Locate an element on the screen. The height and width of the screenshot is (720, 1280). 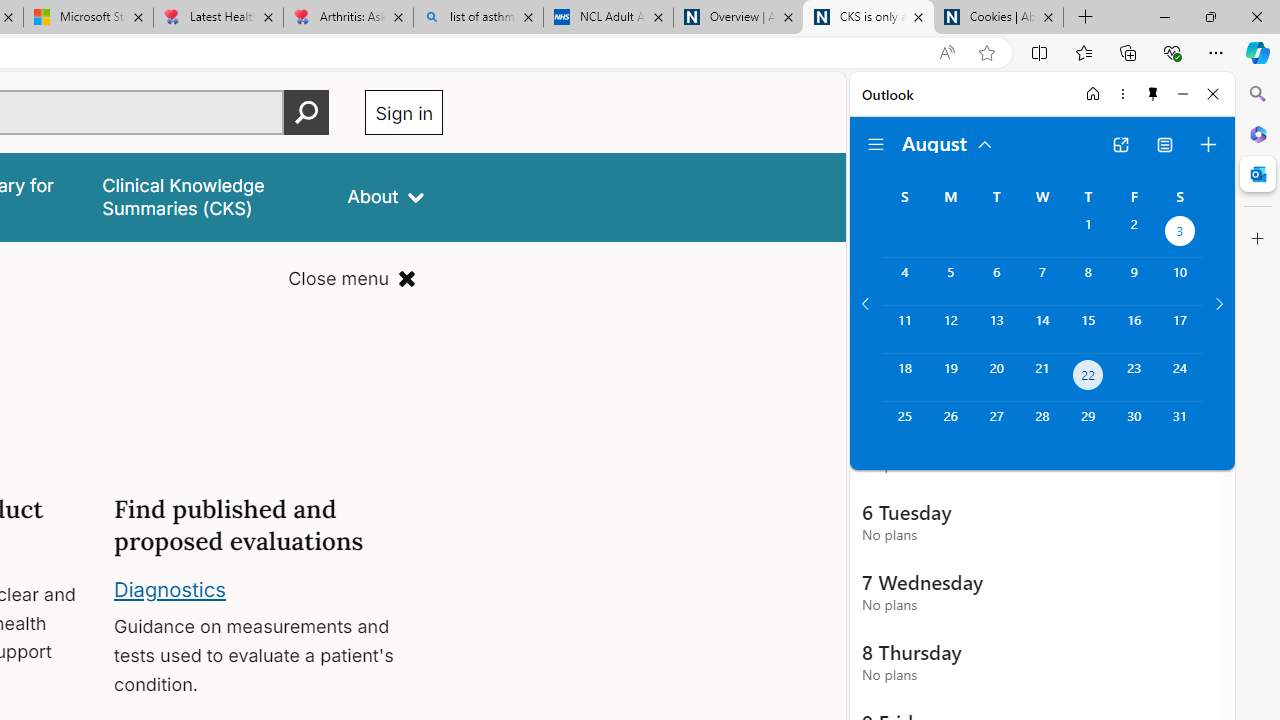
'View Switcher. Current view is Agenda view' is located at coordinates (1165, 144).